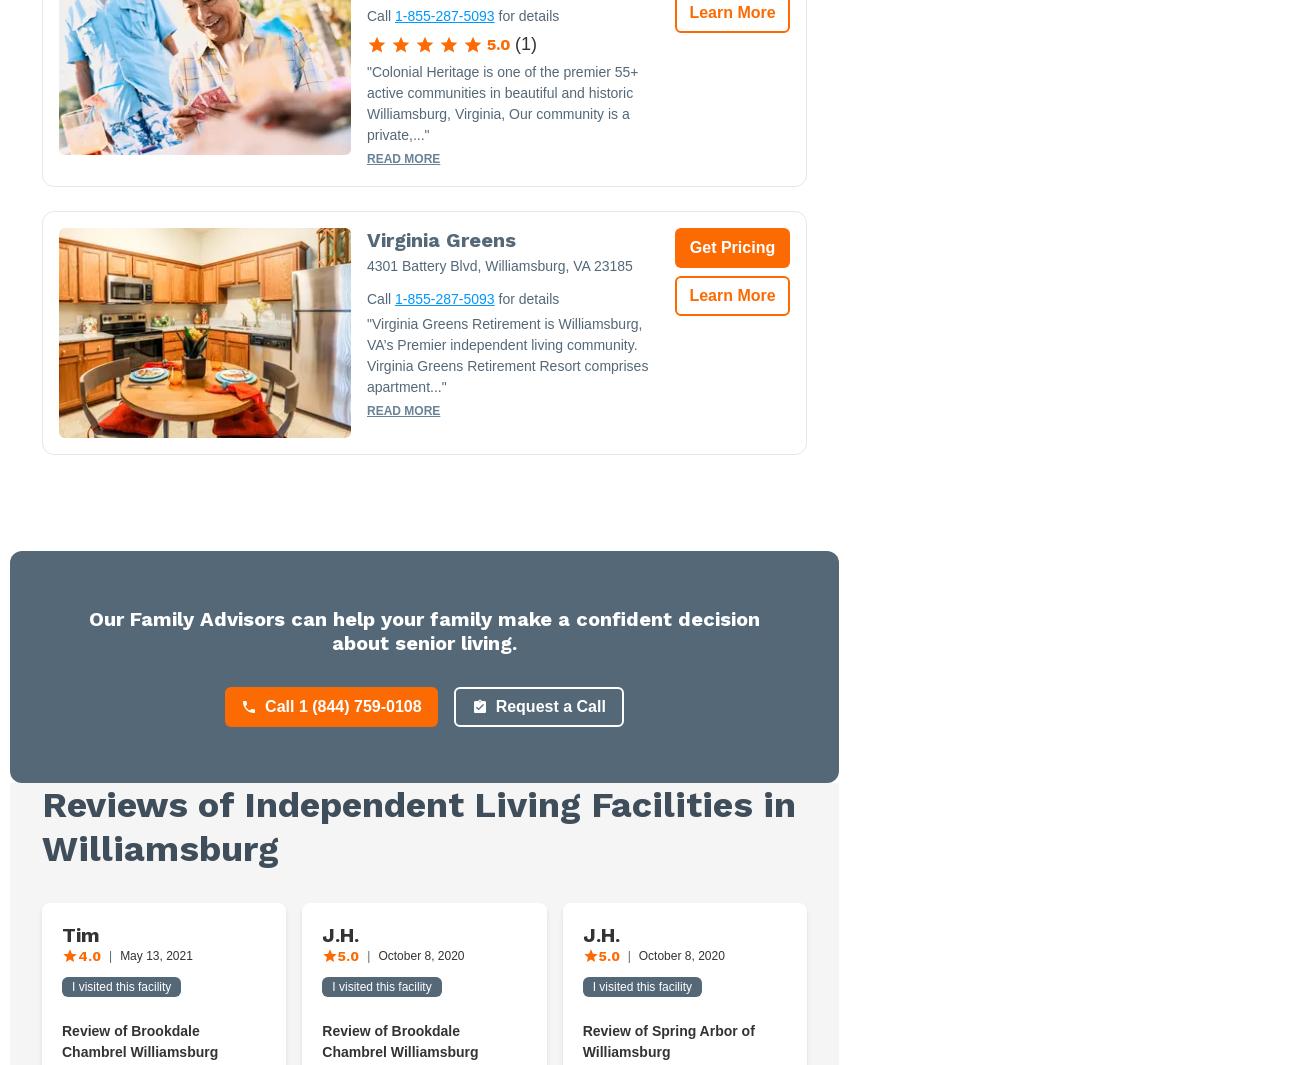  I want to click on '4301 Battery Blvd, Williamsburg, VA 23185', so click(499, 265).